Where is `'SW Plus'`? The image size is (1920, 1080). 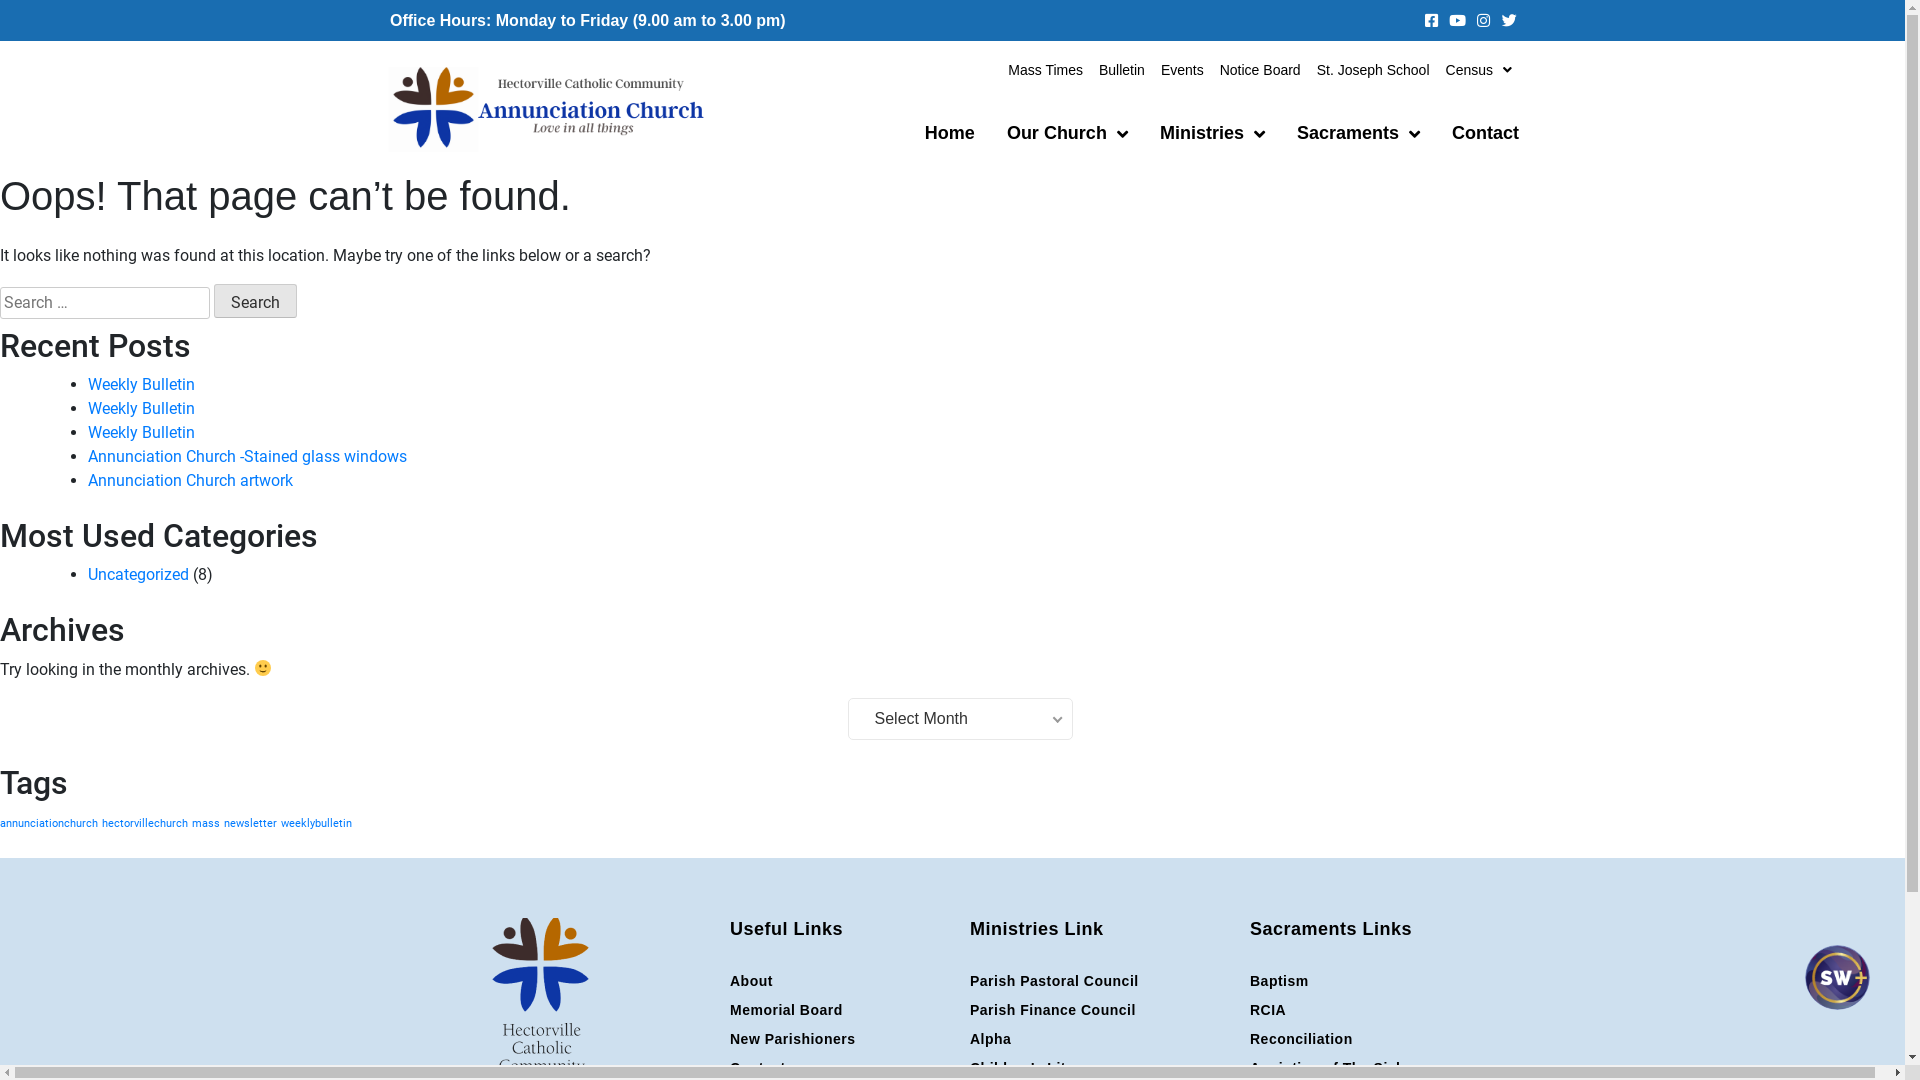
'SW Plus' is located at coordinates (1834, 995).